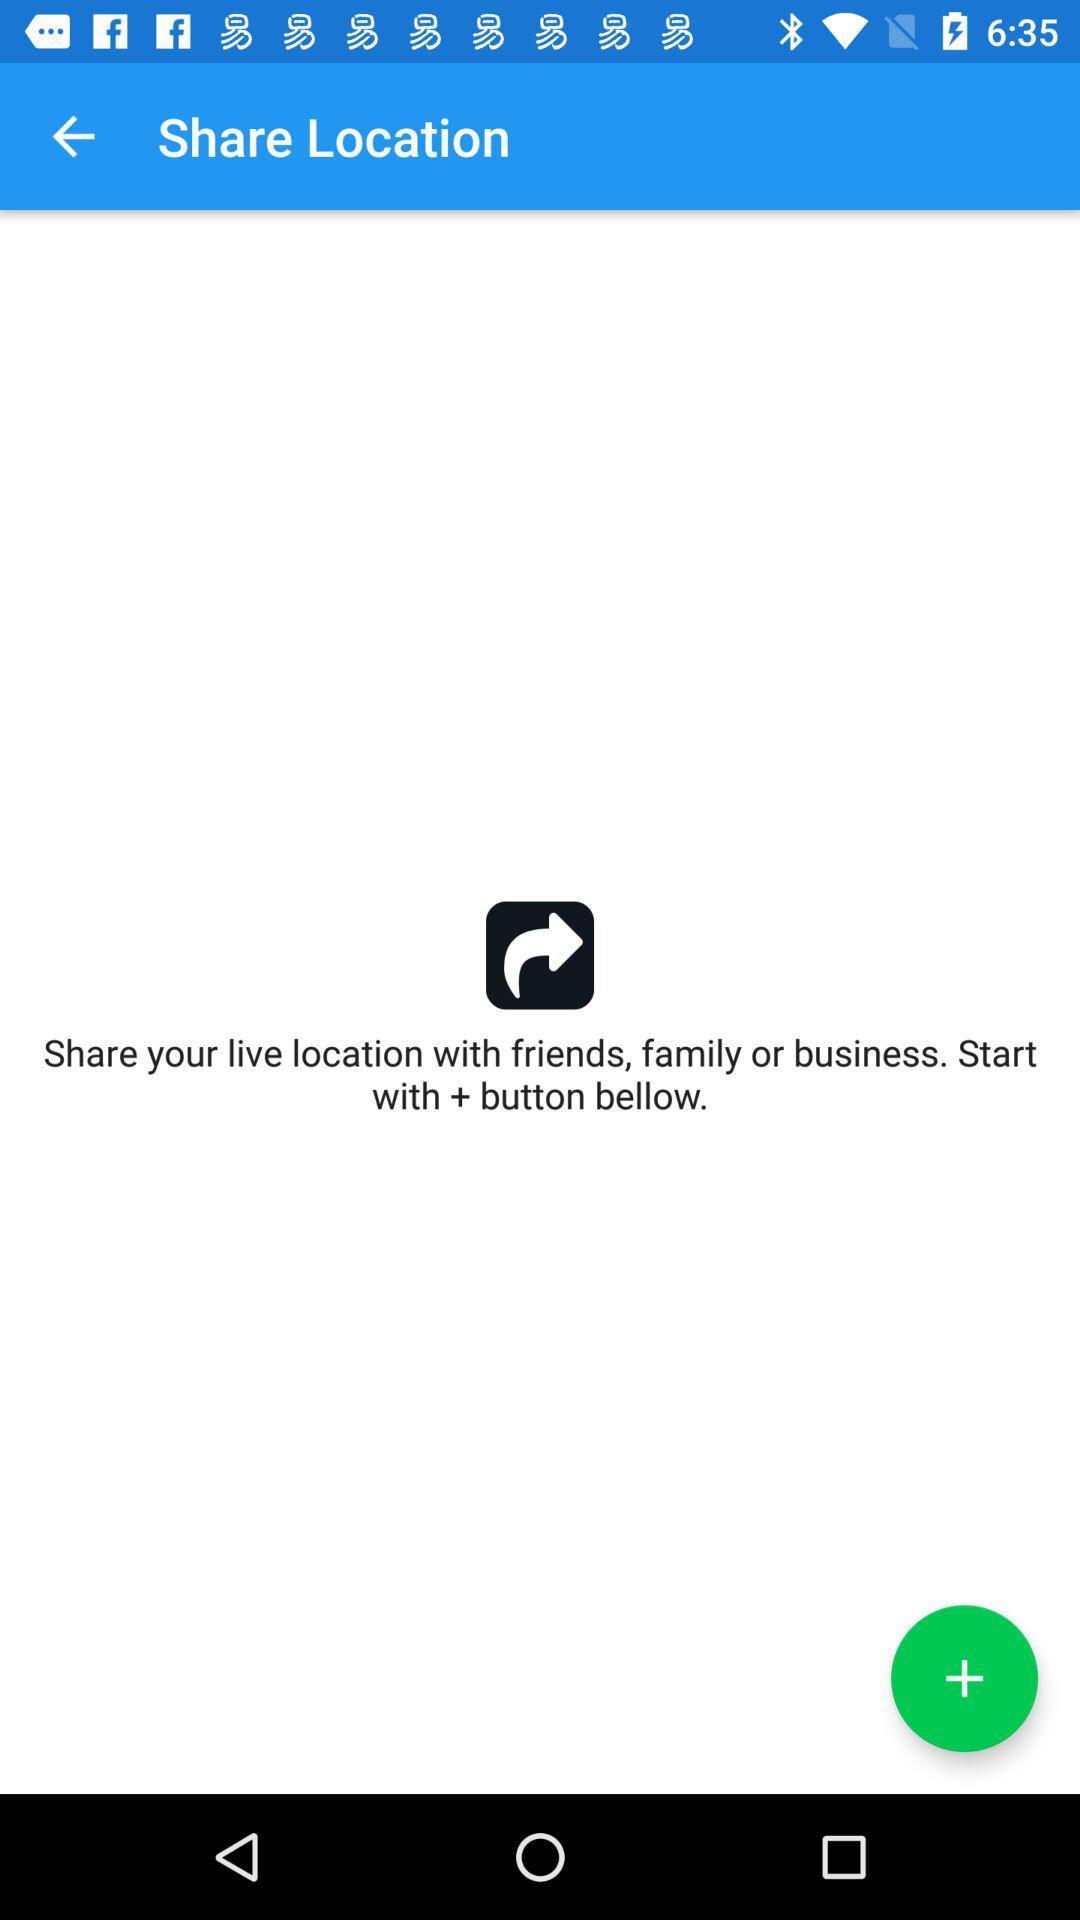 The height and width of the screenshot is (1920, 1080). Describe the element at coordinates (72, 135) in the screenshot. I see `the app to the left of share location` at that location.